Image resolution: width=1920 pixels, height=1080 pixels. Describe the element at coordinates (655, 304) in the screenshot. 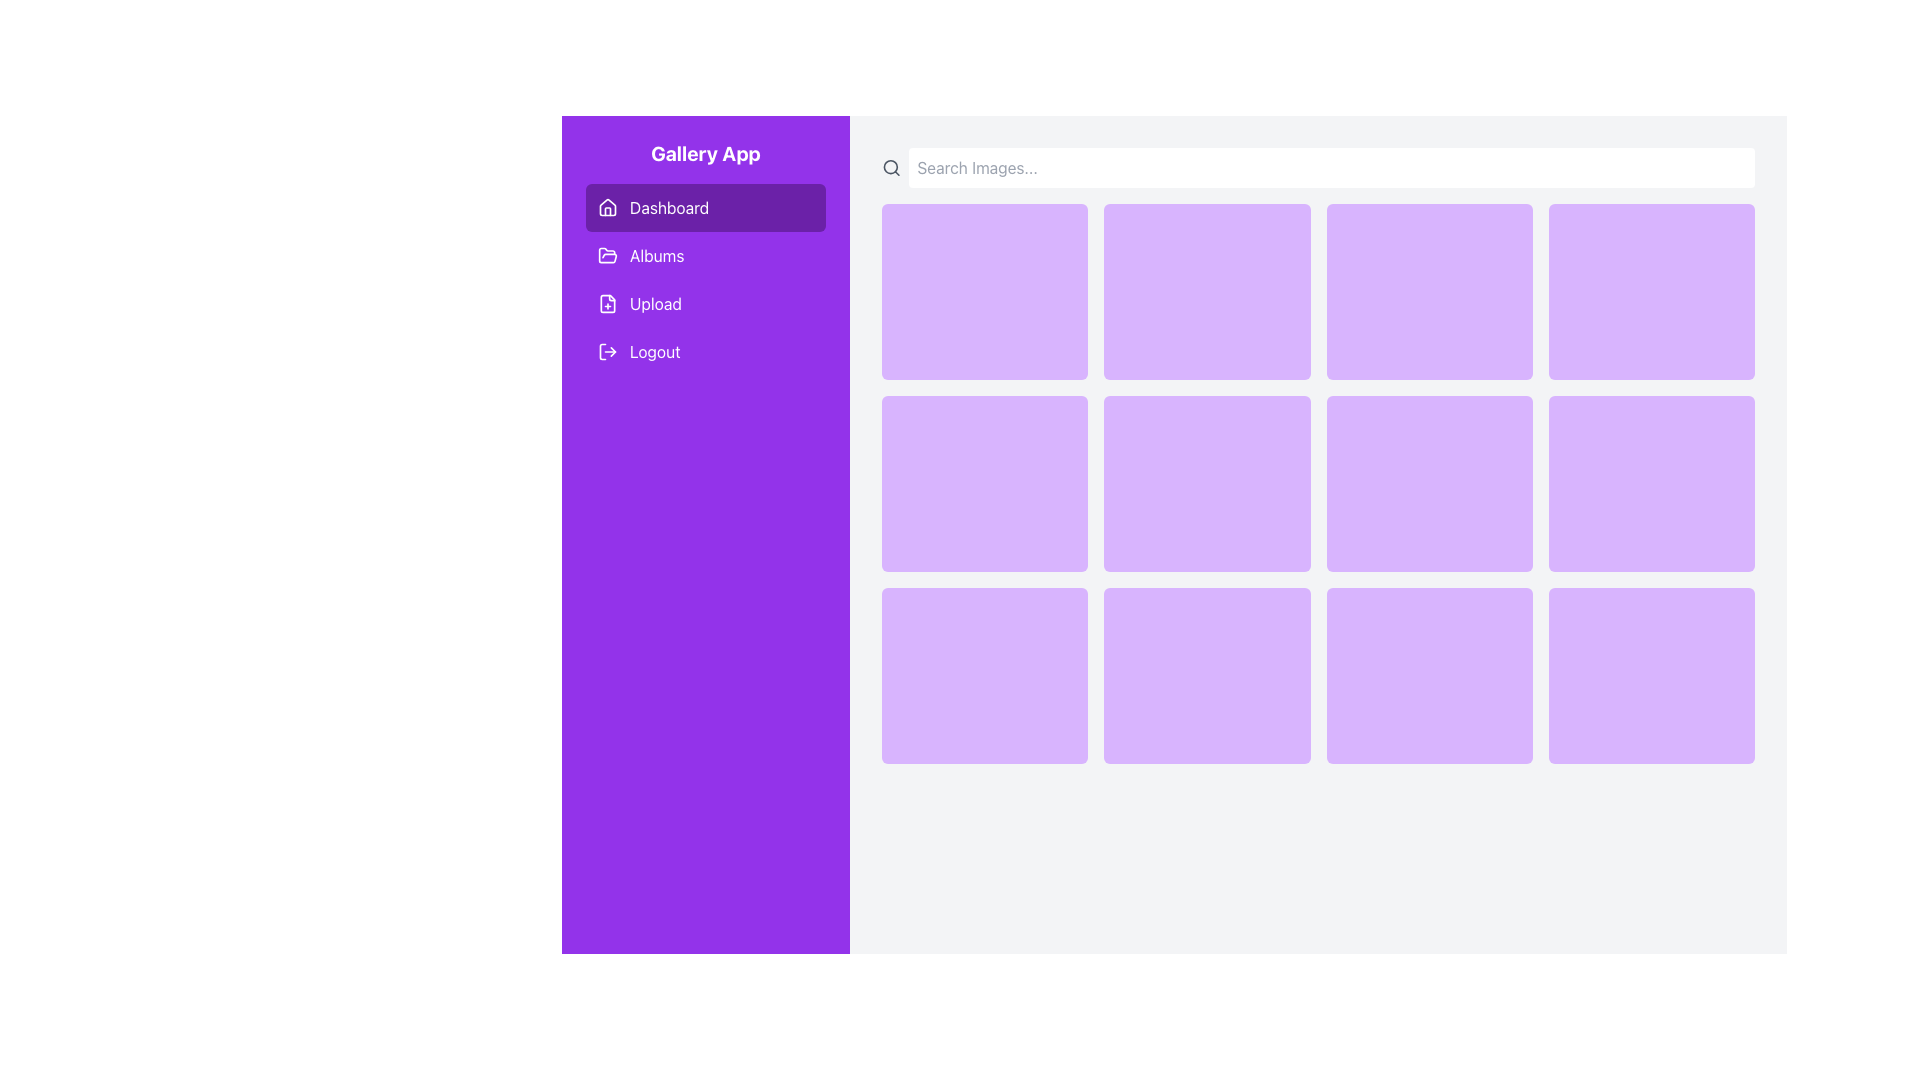

I see `the 'Upload' text label in the sidebar menu to possibly view a tooltip` at that location.